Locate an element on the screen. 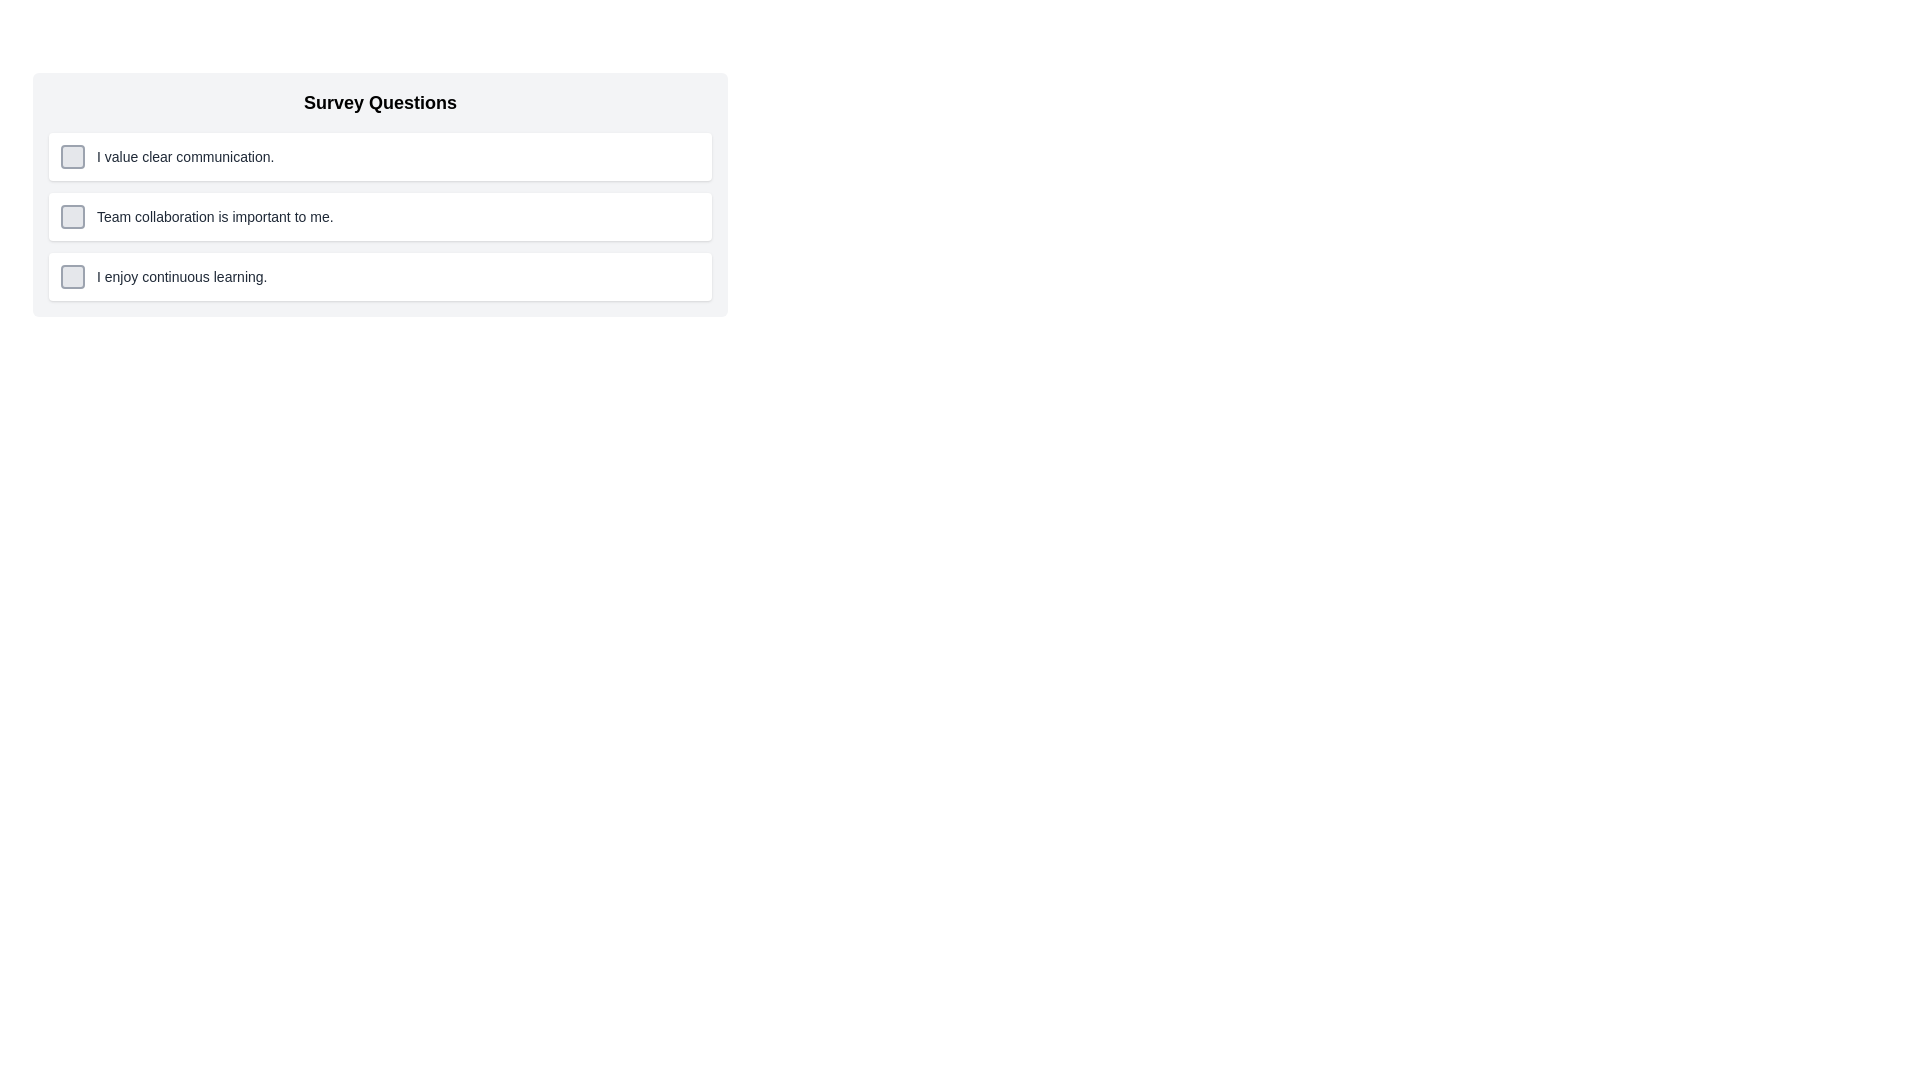  the checkbox labeled as the first item in the vertically stacked list of survey options is located at coordinates (380, 156).